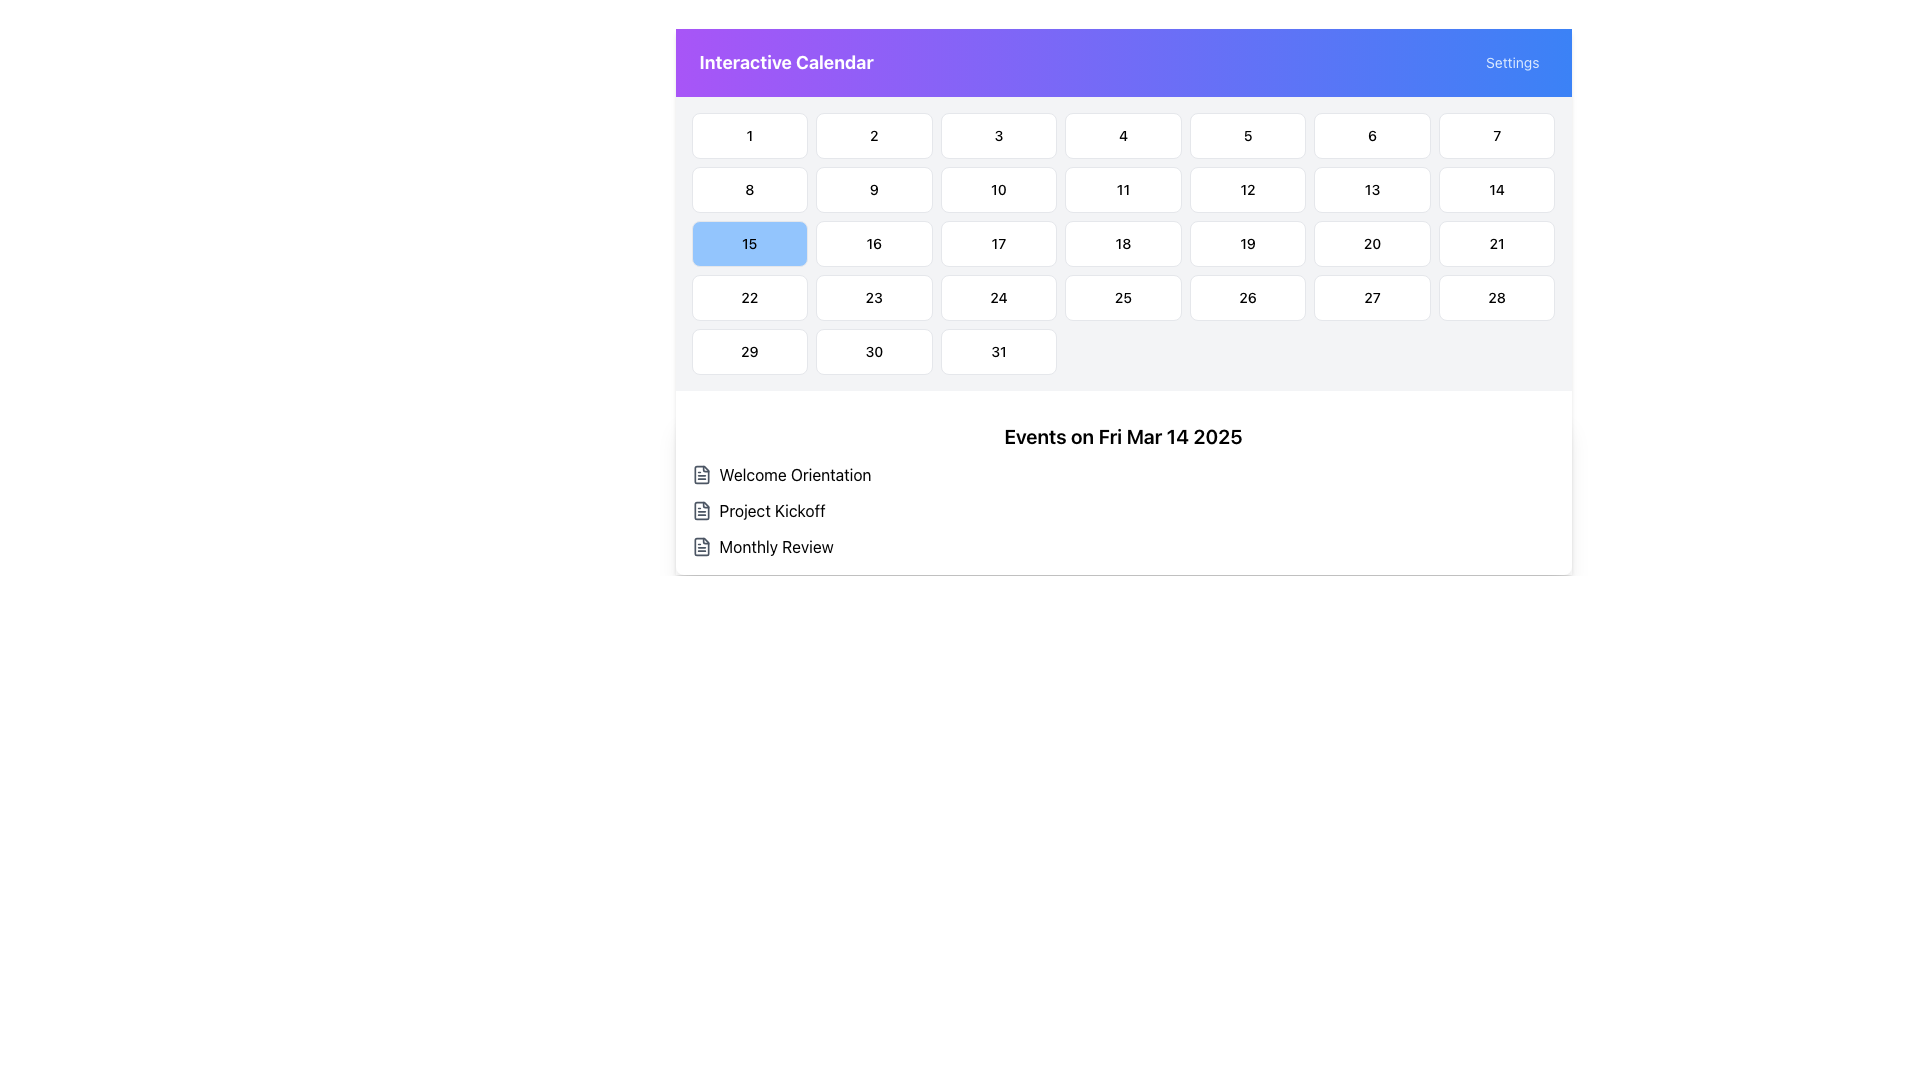 The height and width of the screenshot is (1080, 1920). What do you see at coordinates (998, 242) in the screenshot?
I see `the text label displaying the number '17' in the interactive calendar interface, located in the second row and fourth column of the grid` at bounding box center [998, 242].